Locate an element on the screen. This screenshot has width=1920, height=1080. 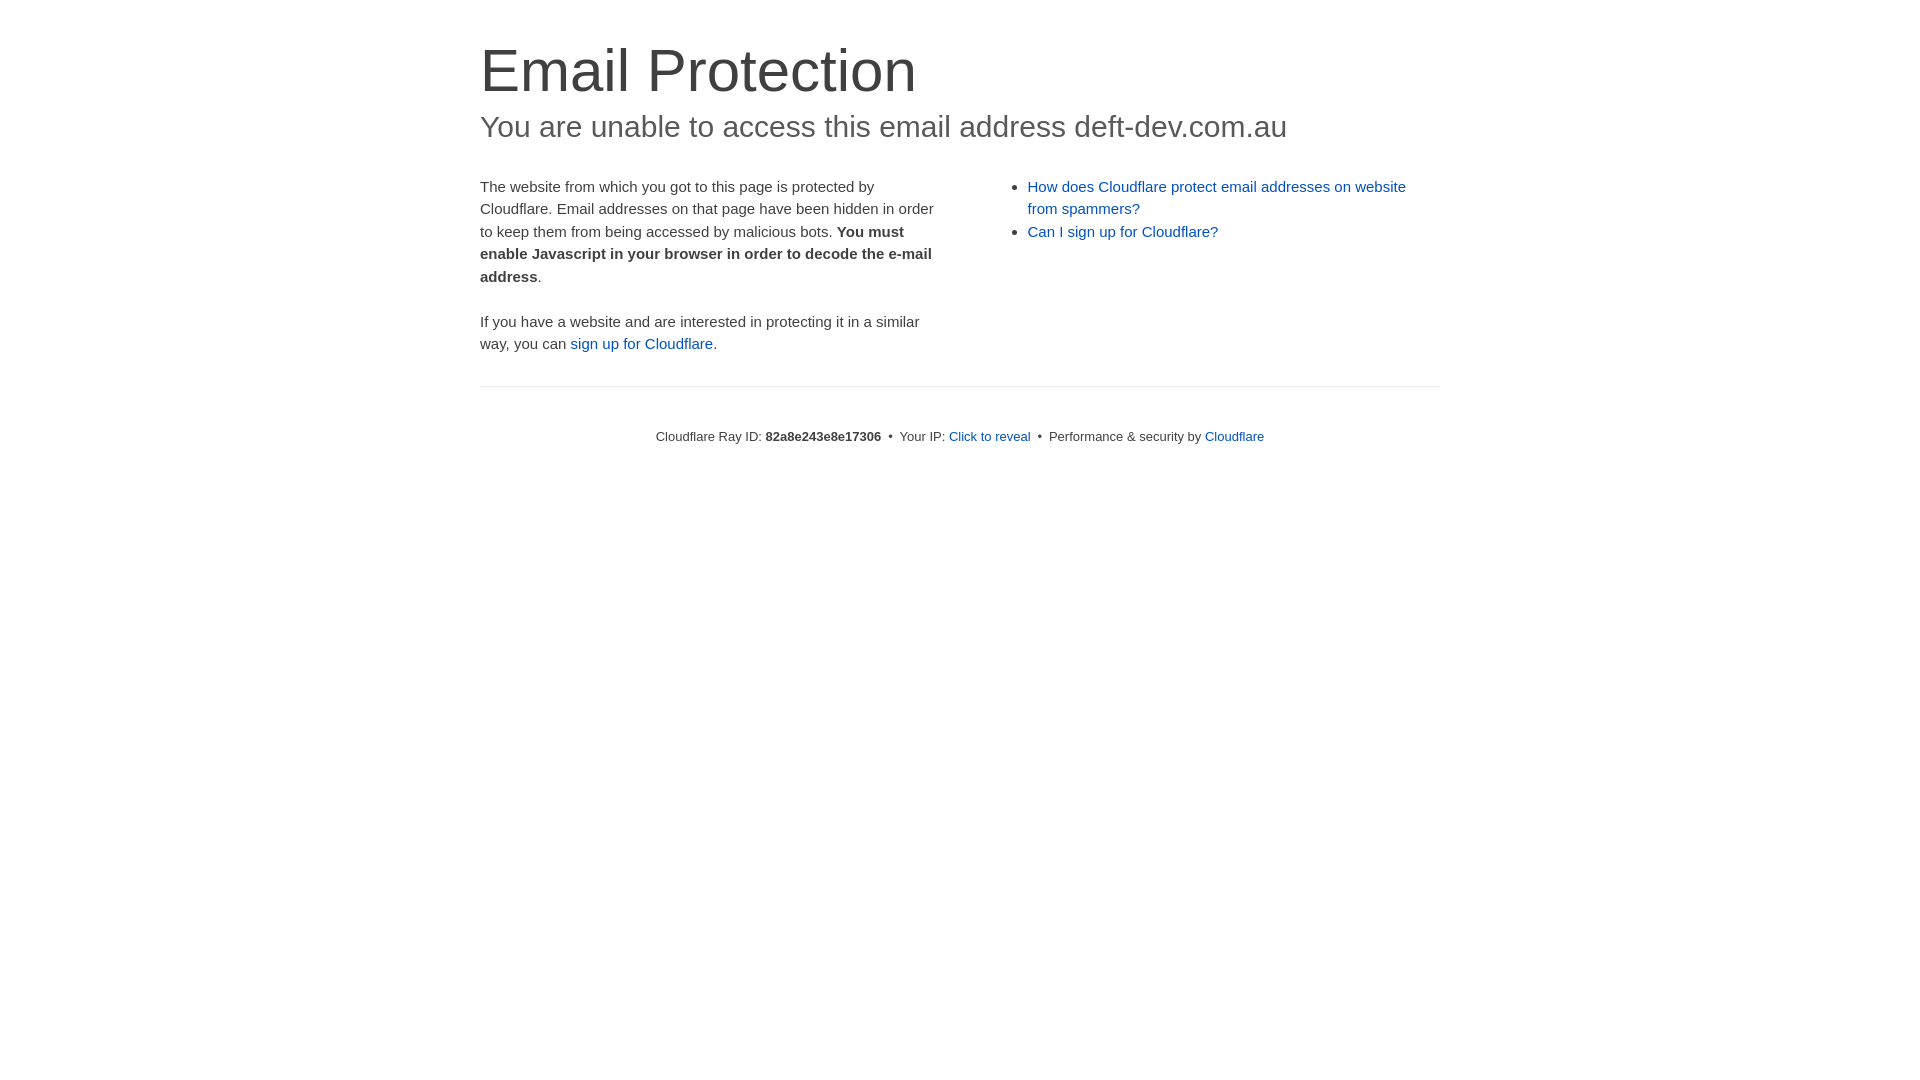
'Can I sign up for Cloudflare?' is located at coordinates (1123, 230).